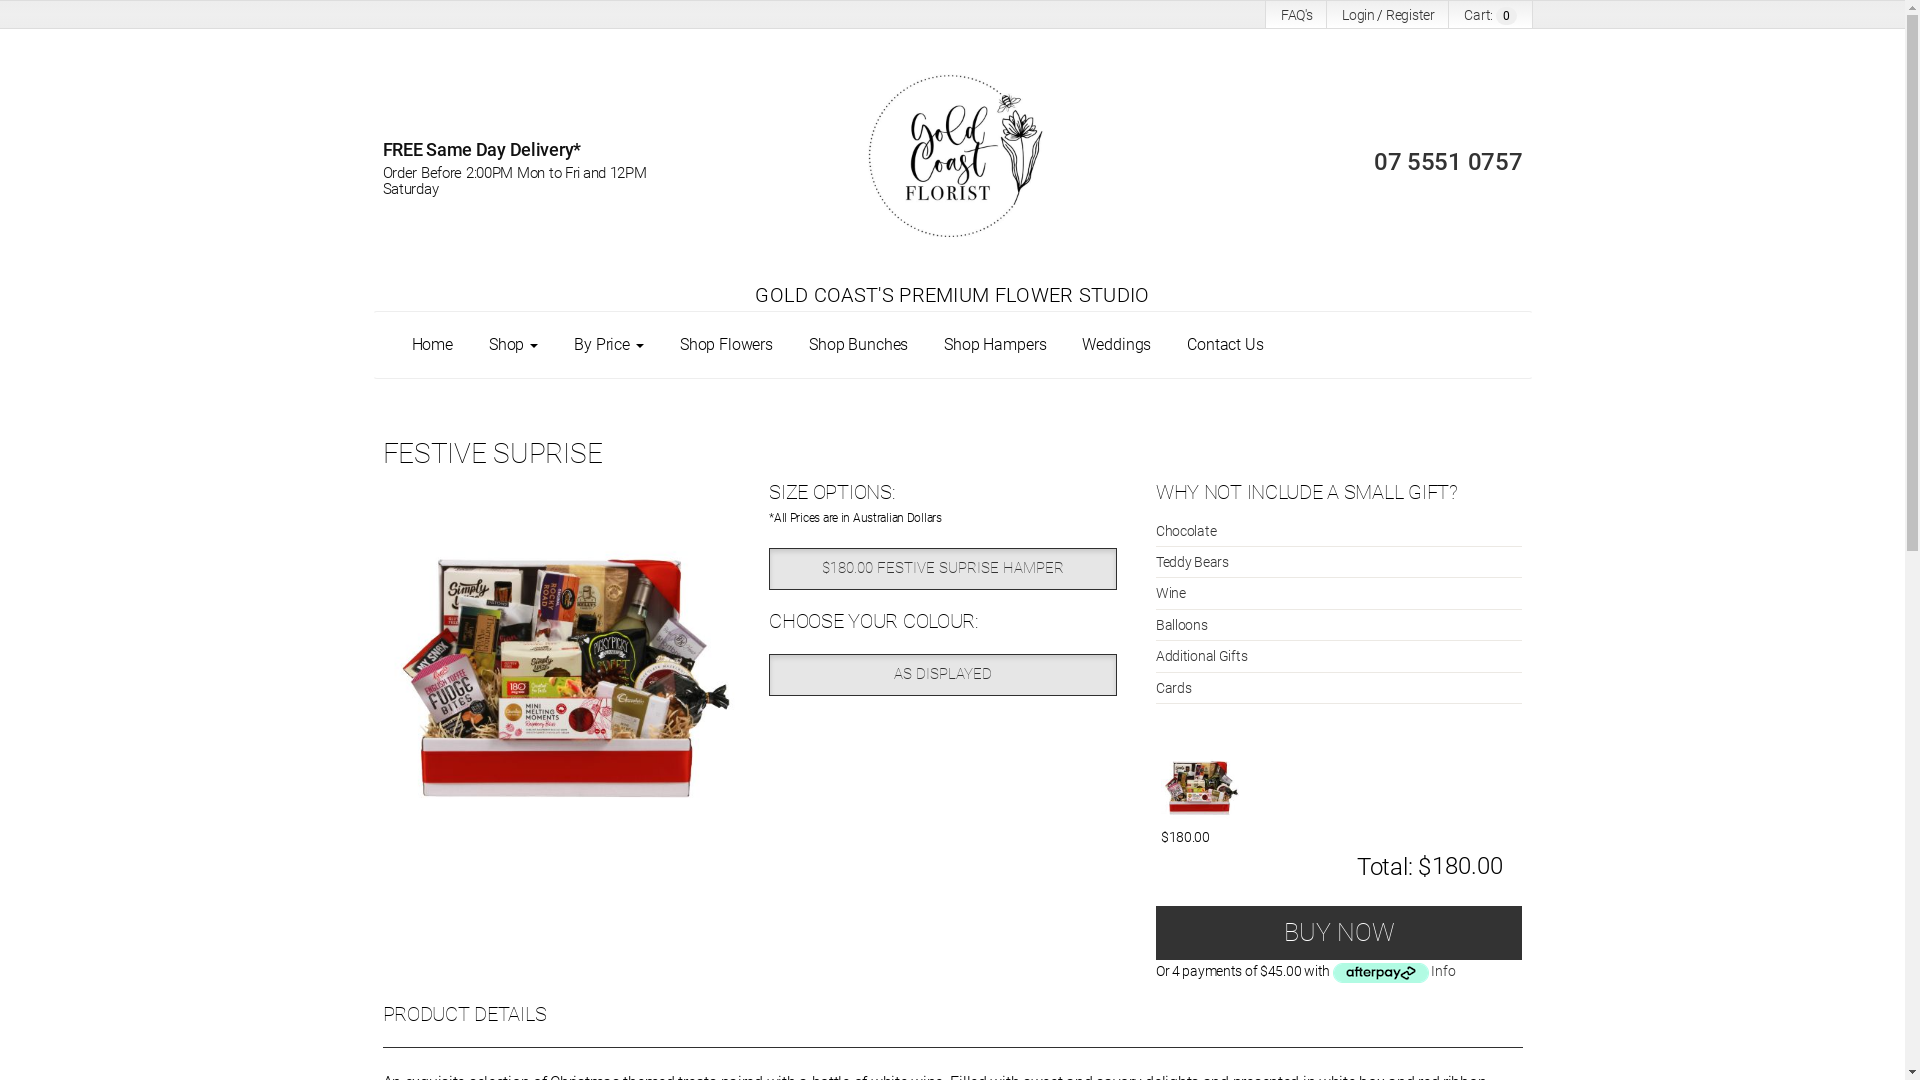 This screenshot has width=1920, height=1080. I want to click on 'Login', so click(1358, 15).